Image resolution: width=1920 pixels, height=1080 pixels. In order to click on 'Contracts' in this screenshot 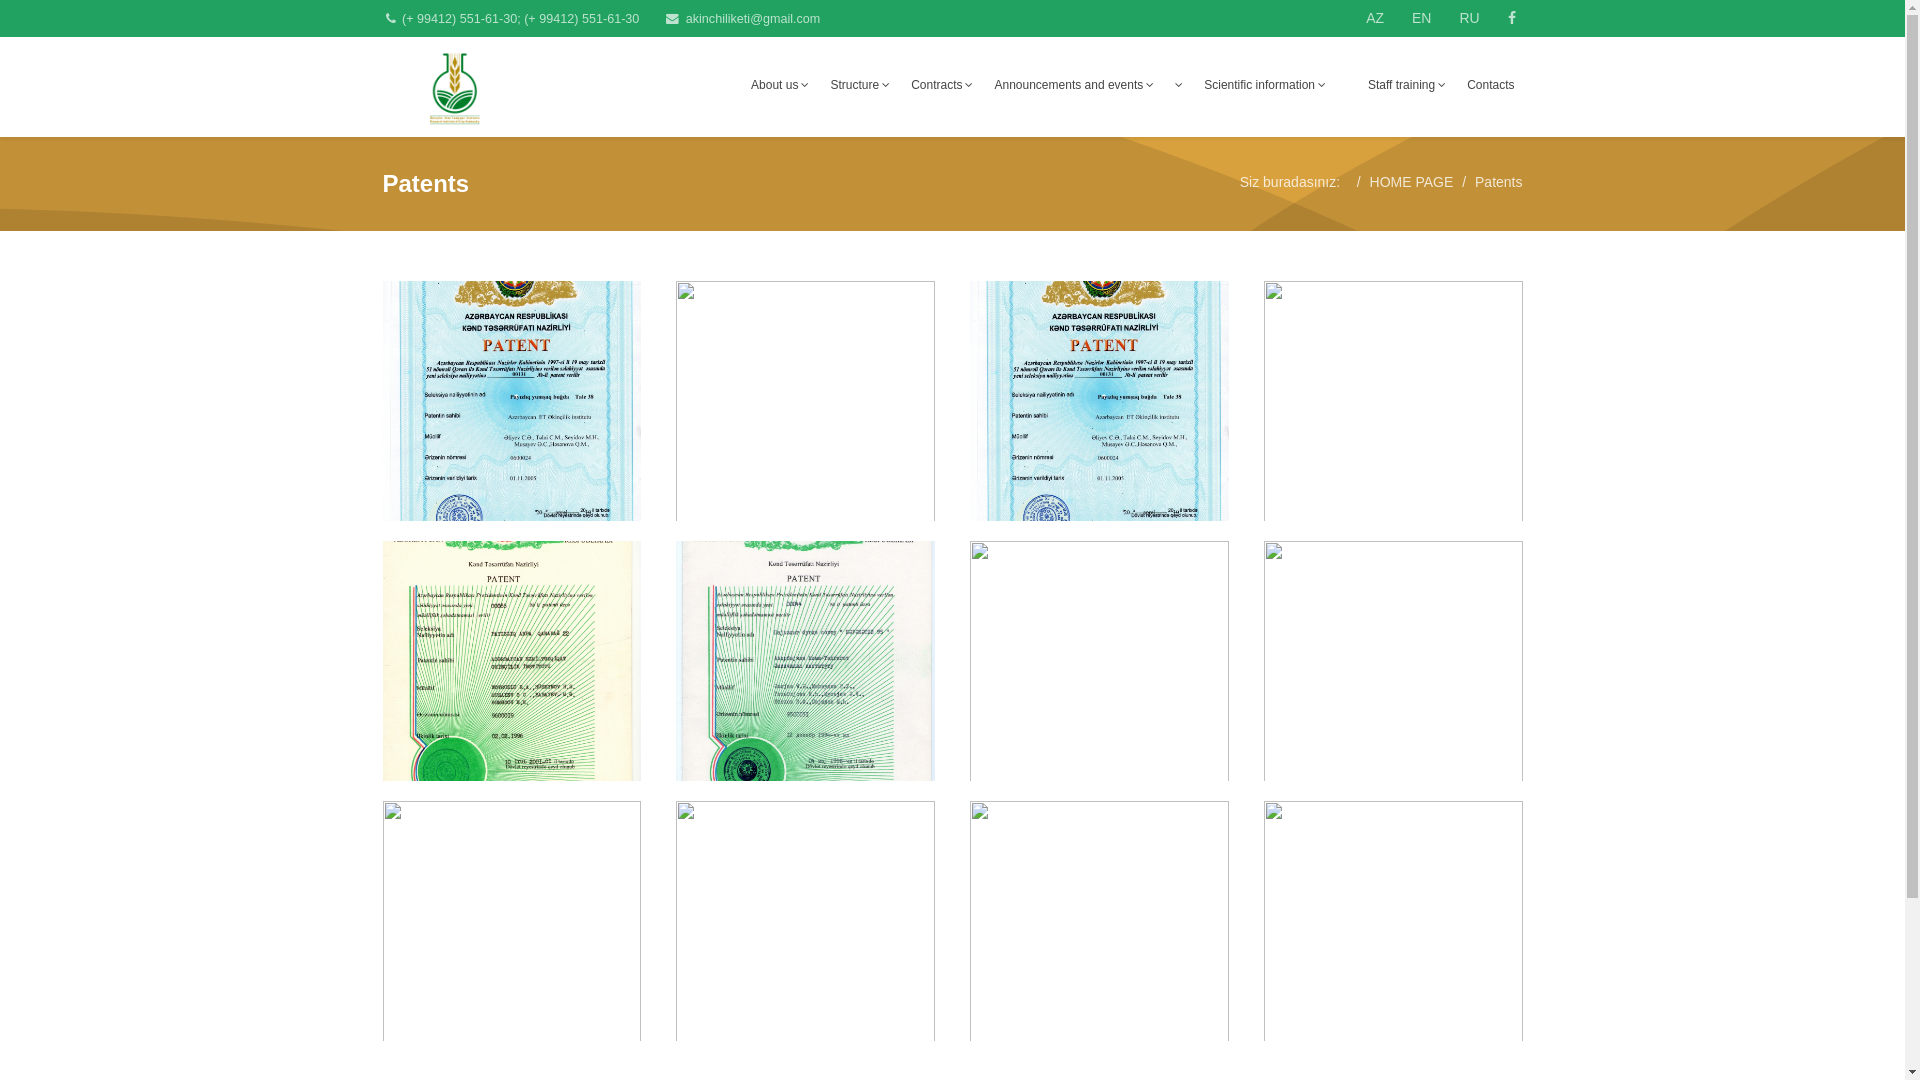, I will do `click(901, 83)`.